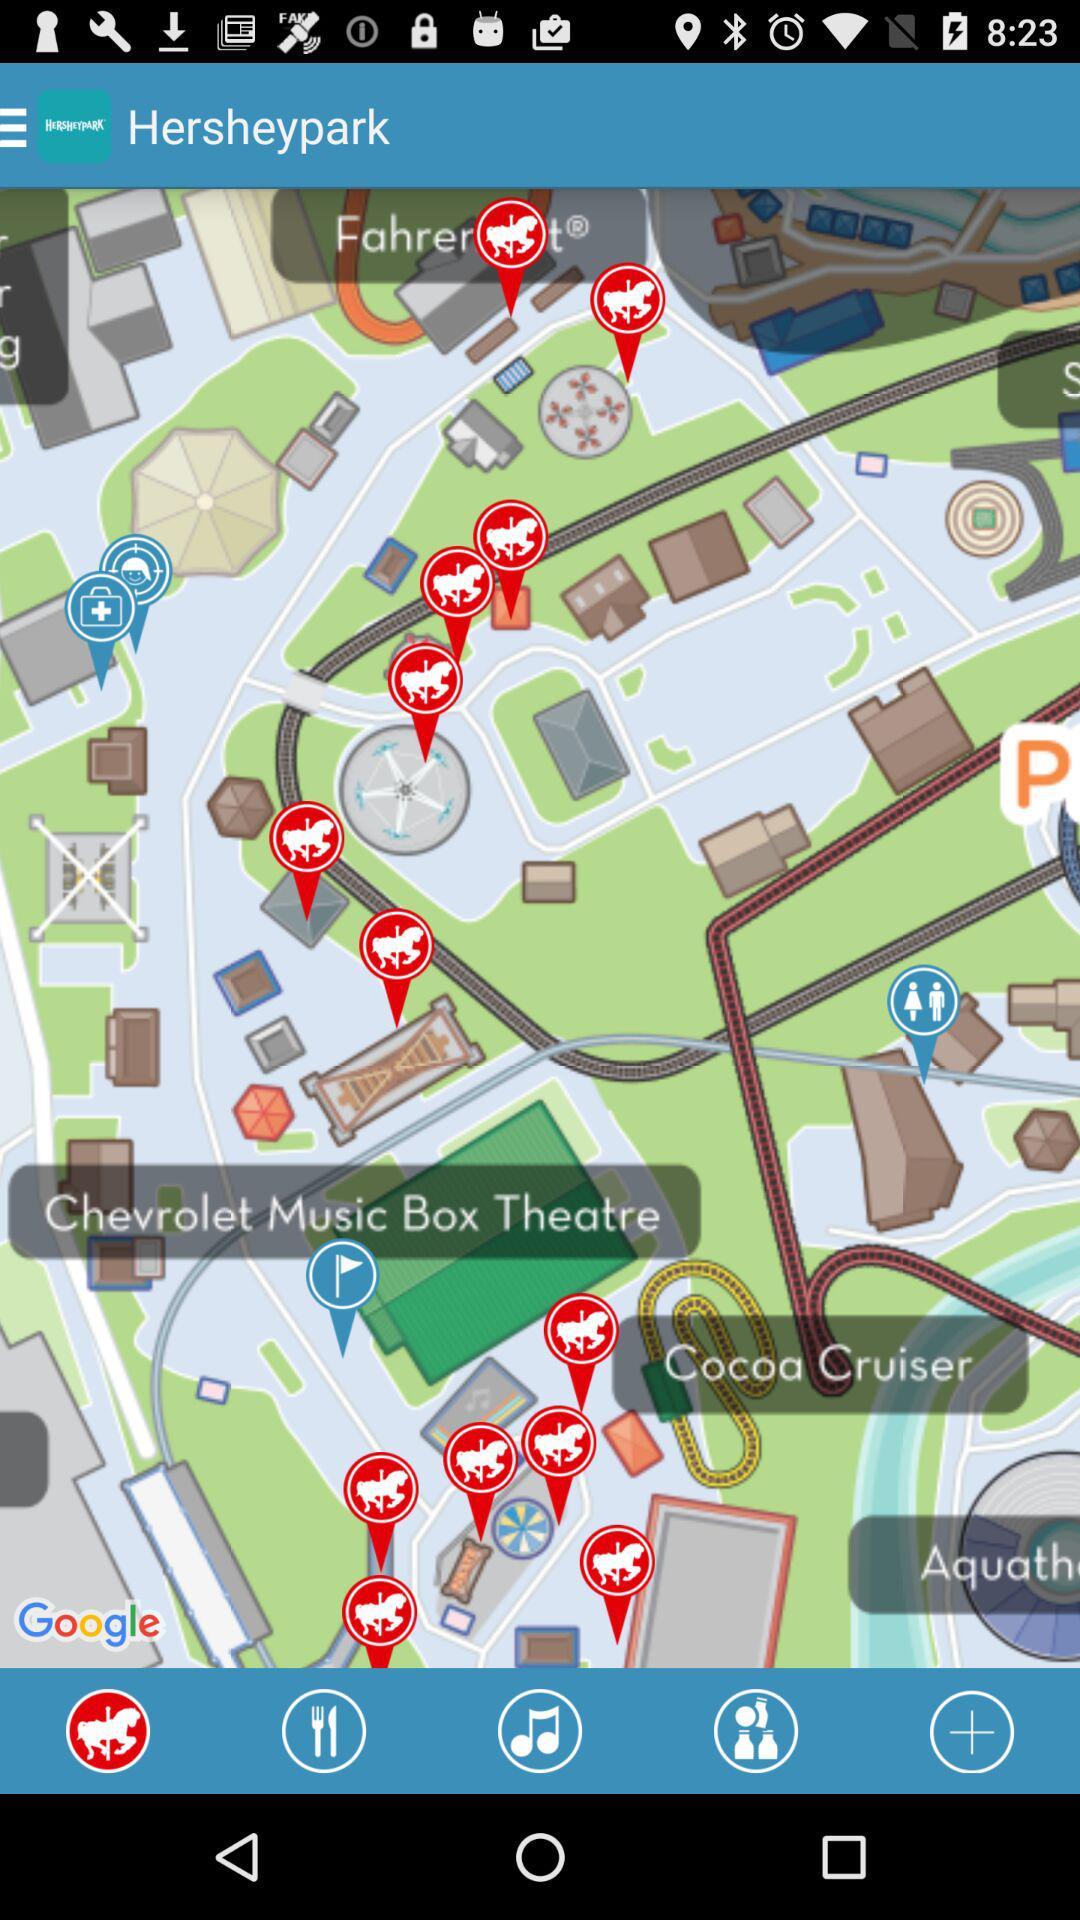 The image size is (1080, 1920). Describe the element at coordinates (540, 1730) in the screenshot. I see `music` at that location.